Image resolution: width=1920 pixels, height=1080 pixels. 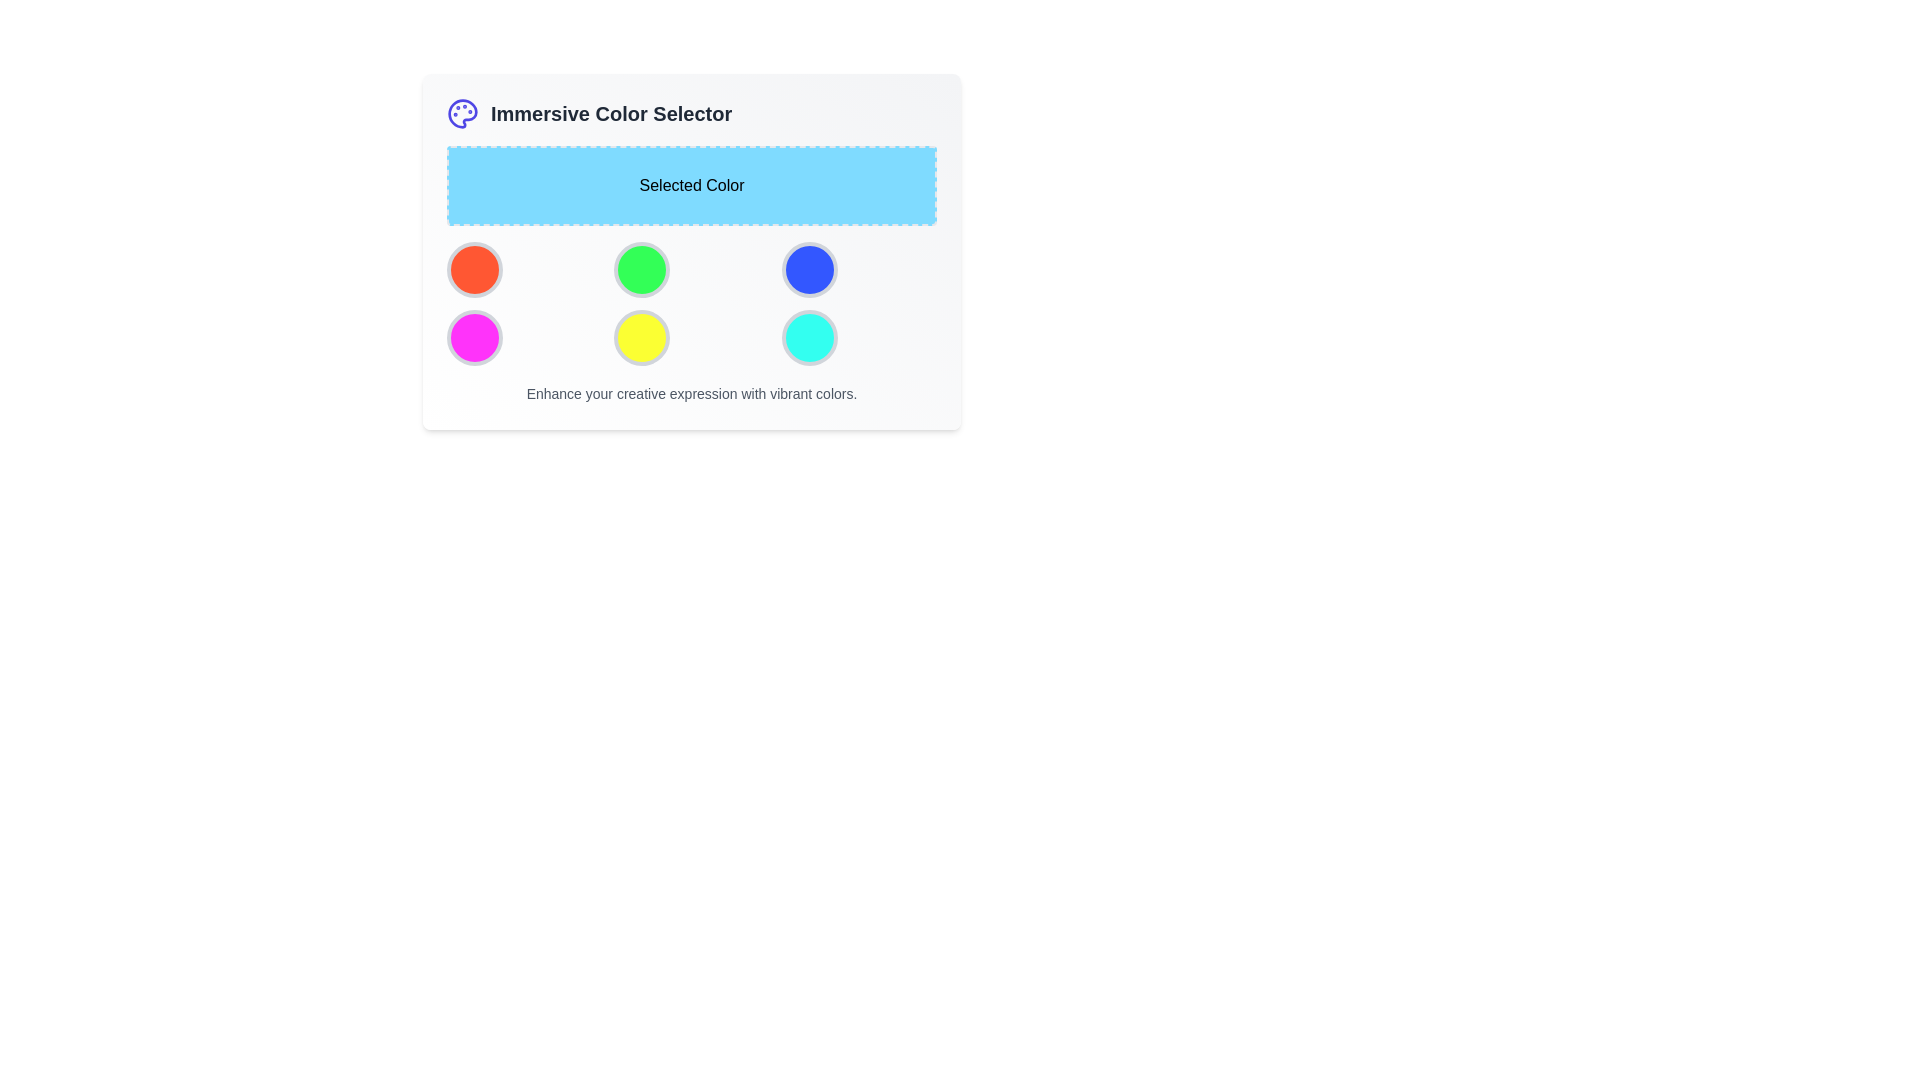 What do you see at coordinates (691, 393) in the screenshot?
I see `the informational text label that provides guidance about the functionality of the interface, positioned below the row of colored circles` at bounding box center [691, 393].